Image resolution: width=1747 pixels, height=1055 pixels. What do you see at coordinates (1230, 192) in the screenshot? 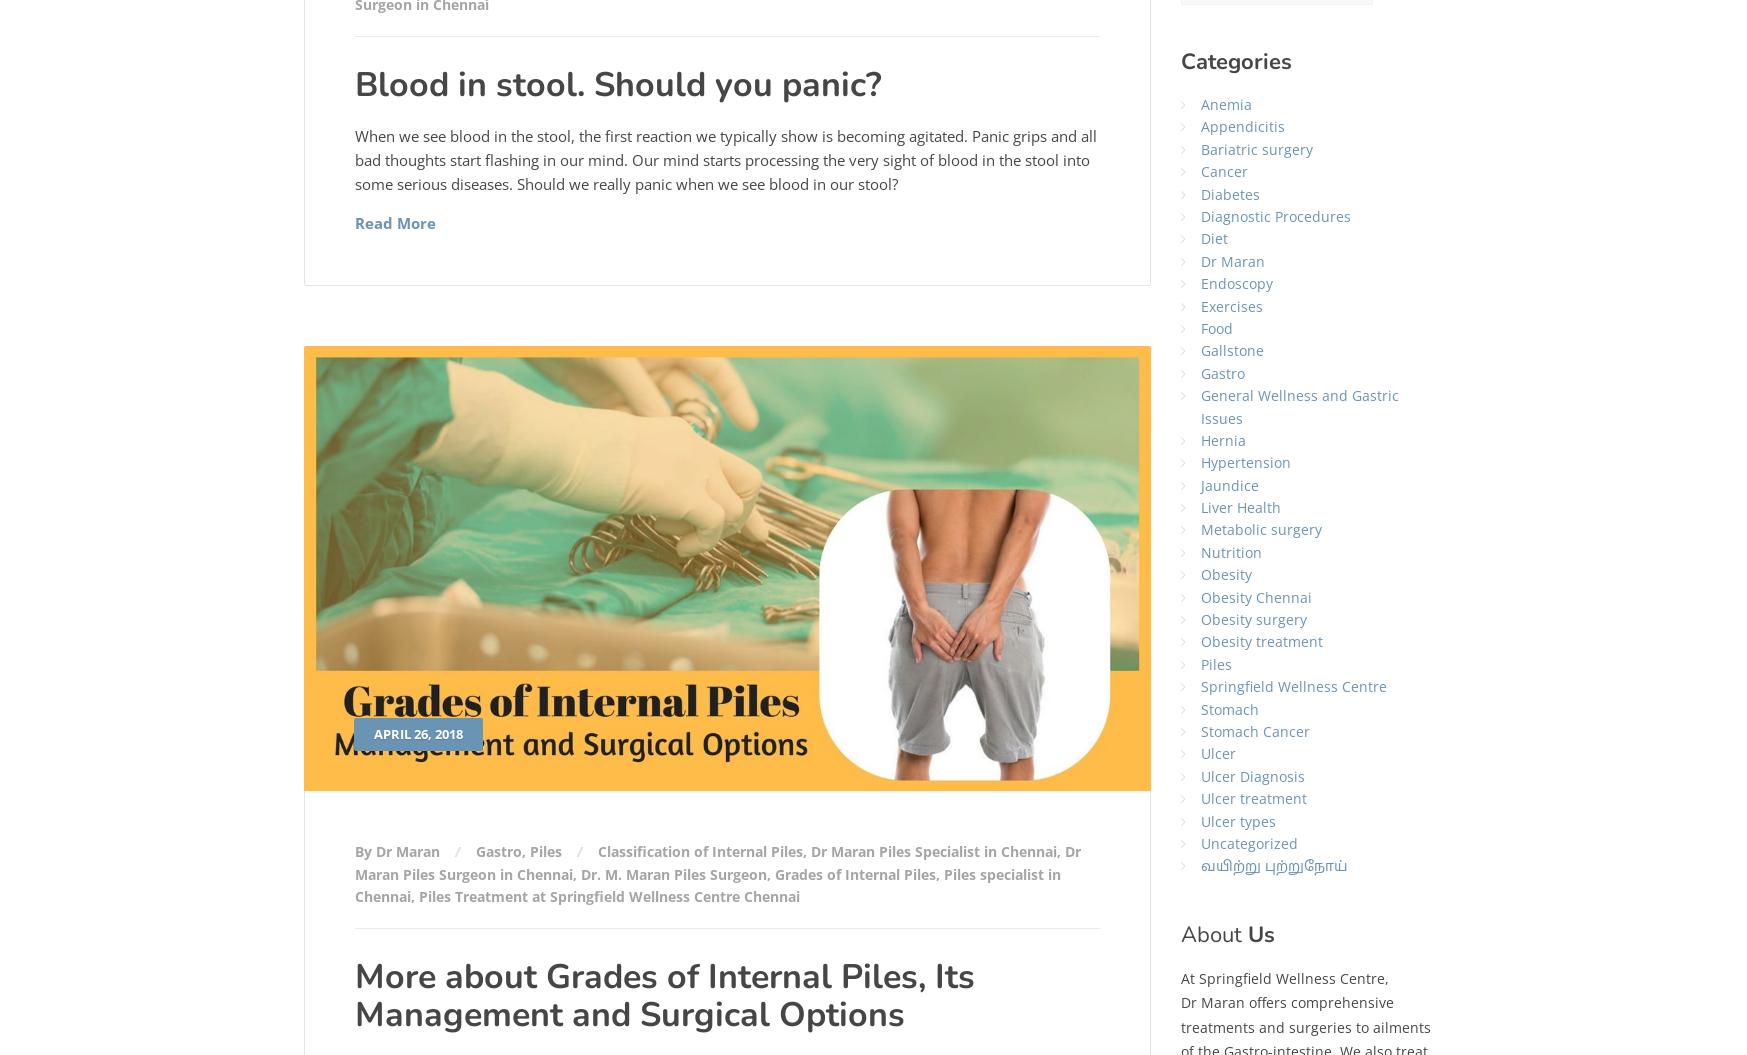
I see `'Diabetes'` at bounding box center [1230, 192].